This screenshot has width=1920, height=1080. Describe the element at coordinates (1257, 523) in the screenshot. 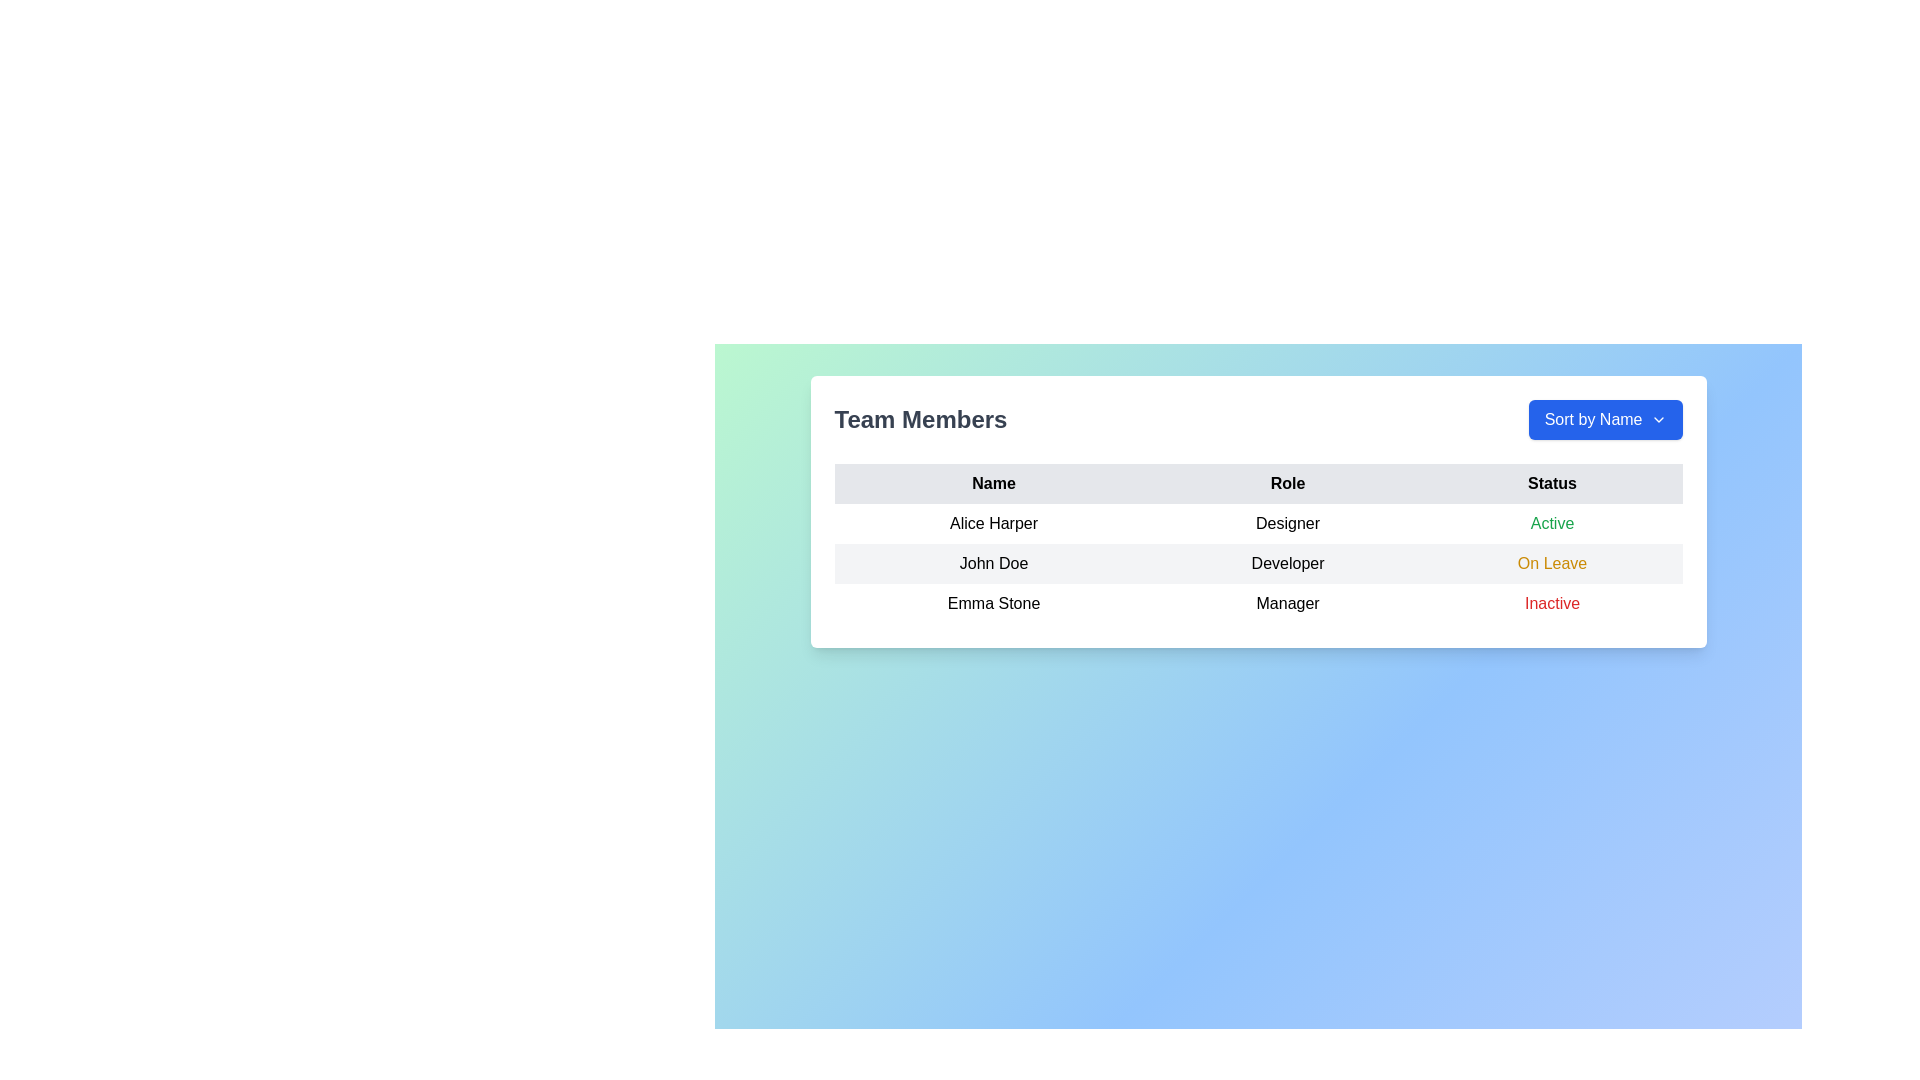

I see `the first row of the table under the 'Team Members' heading, which contains 'Alice Harper', 'Designer', and 'Active' status in green text` at that location.